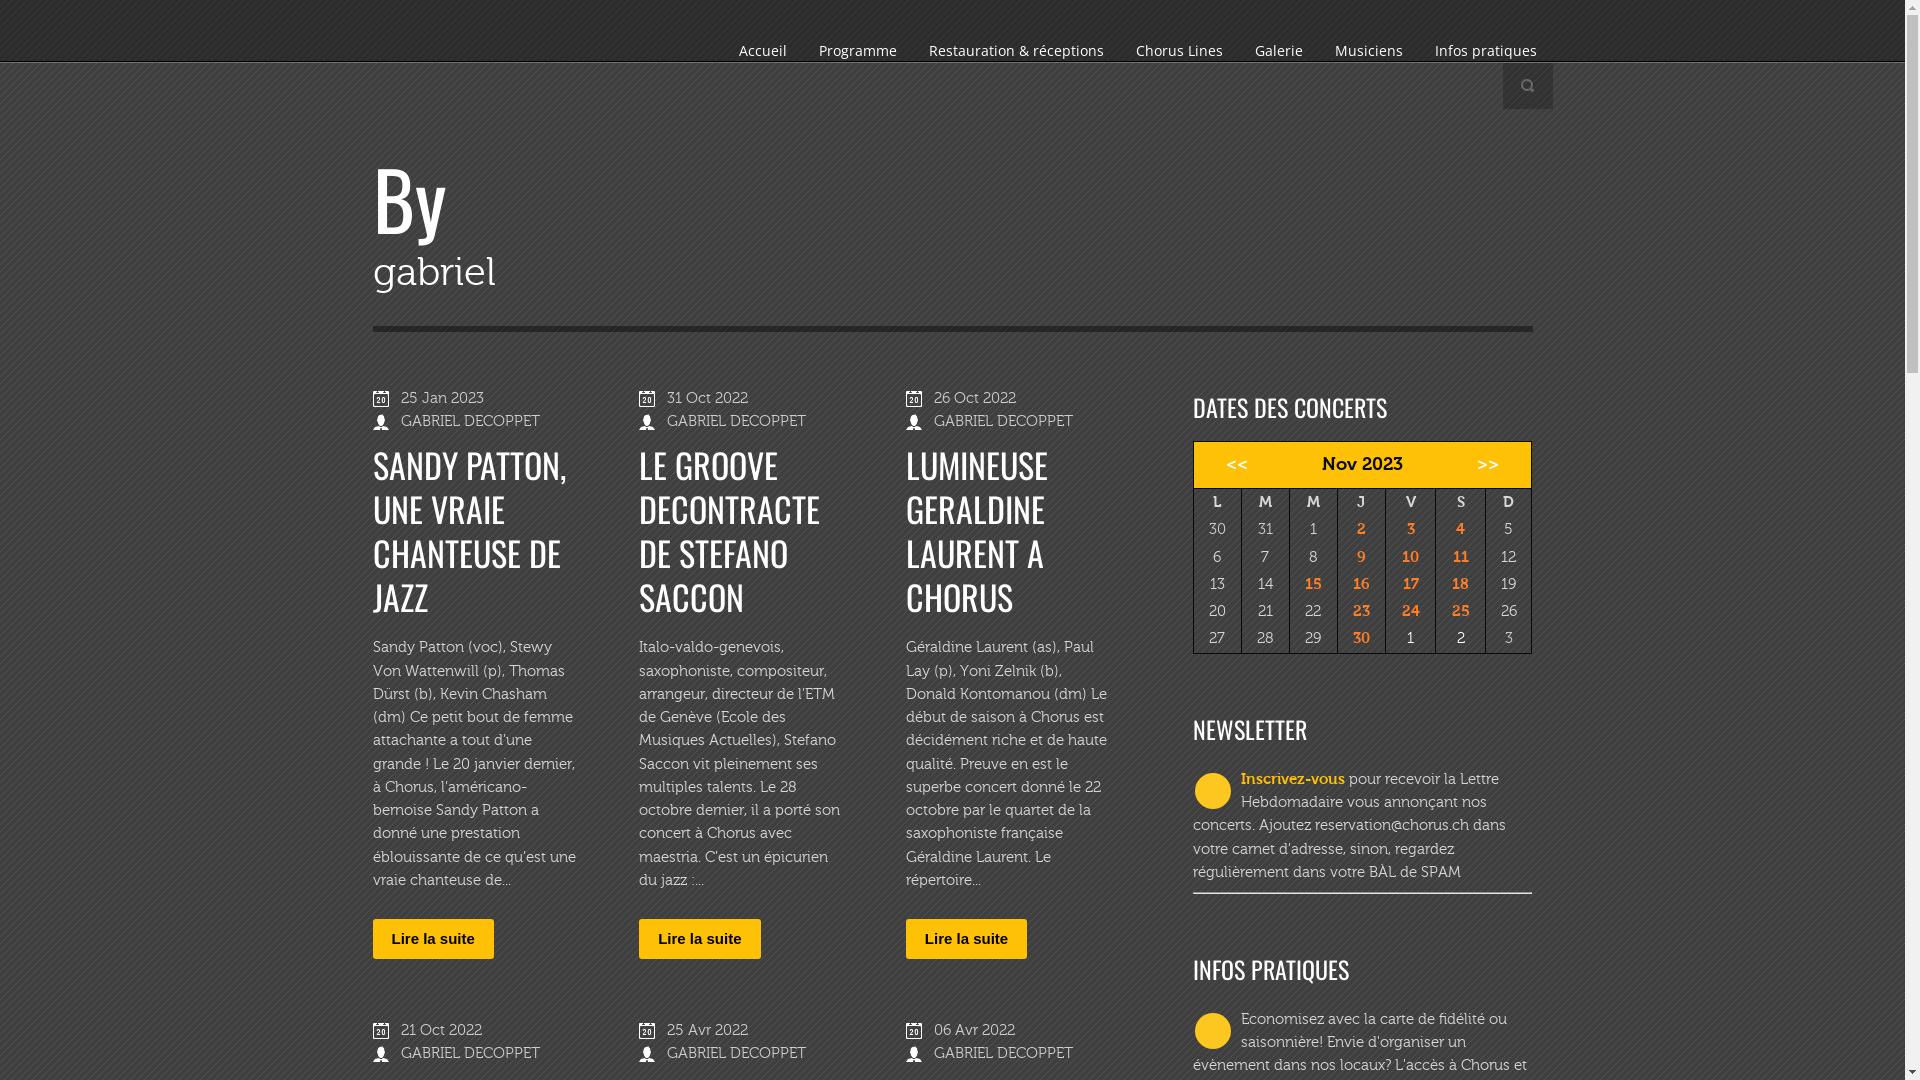  What do you see at coordinates (1291, 778) in the screenshot?
I see `'Inscrivez-vous'` at bounding box center [1291, 778].